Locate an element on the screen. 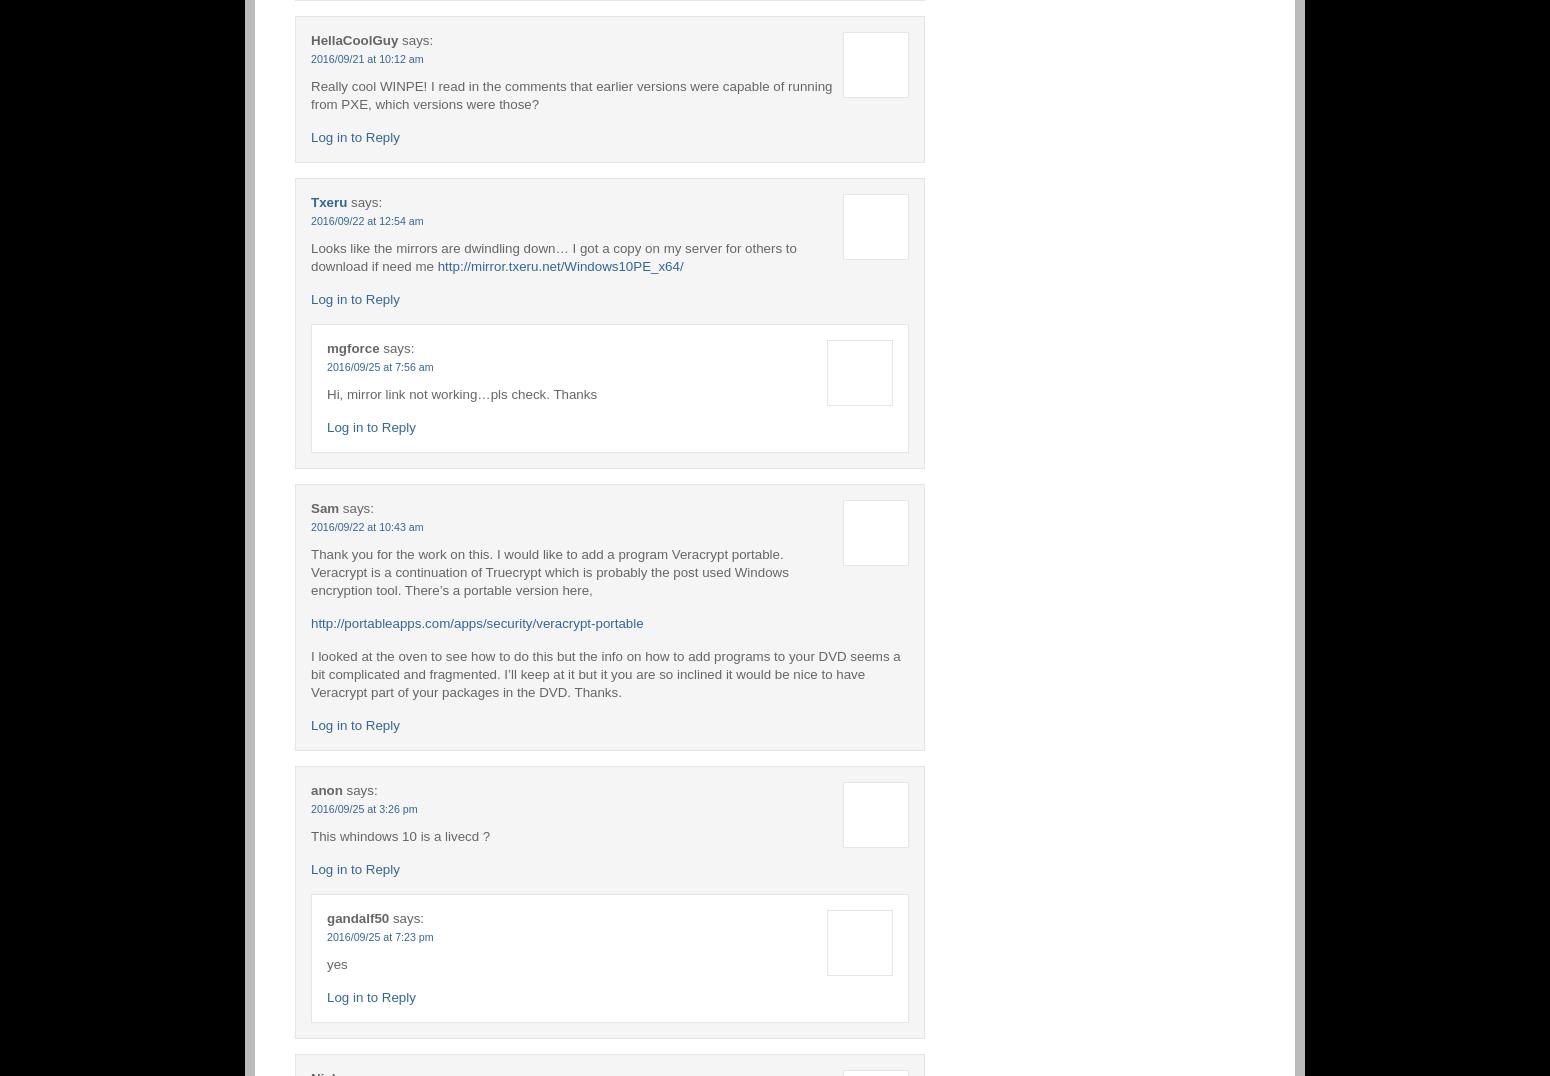 The height and width of the screenshot is (1076, 1550). '2016/09/25 at 7:56 am' is located at coordinates (379, 364).